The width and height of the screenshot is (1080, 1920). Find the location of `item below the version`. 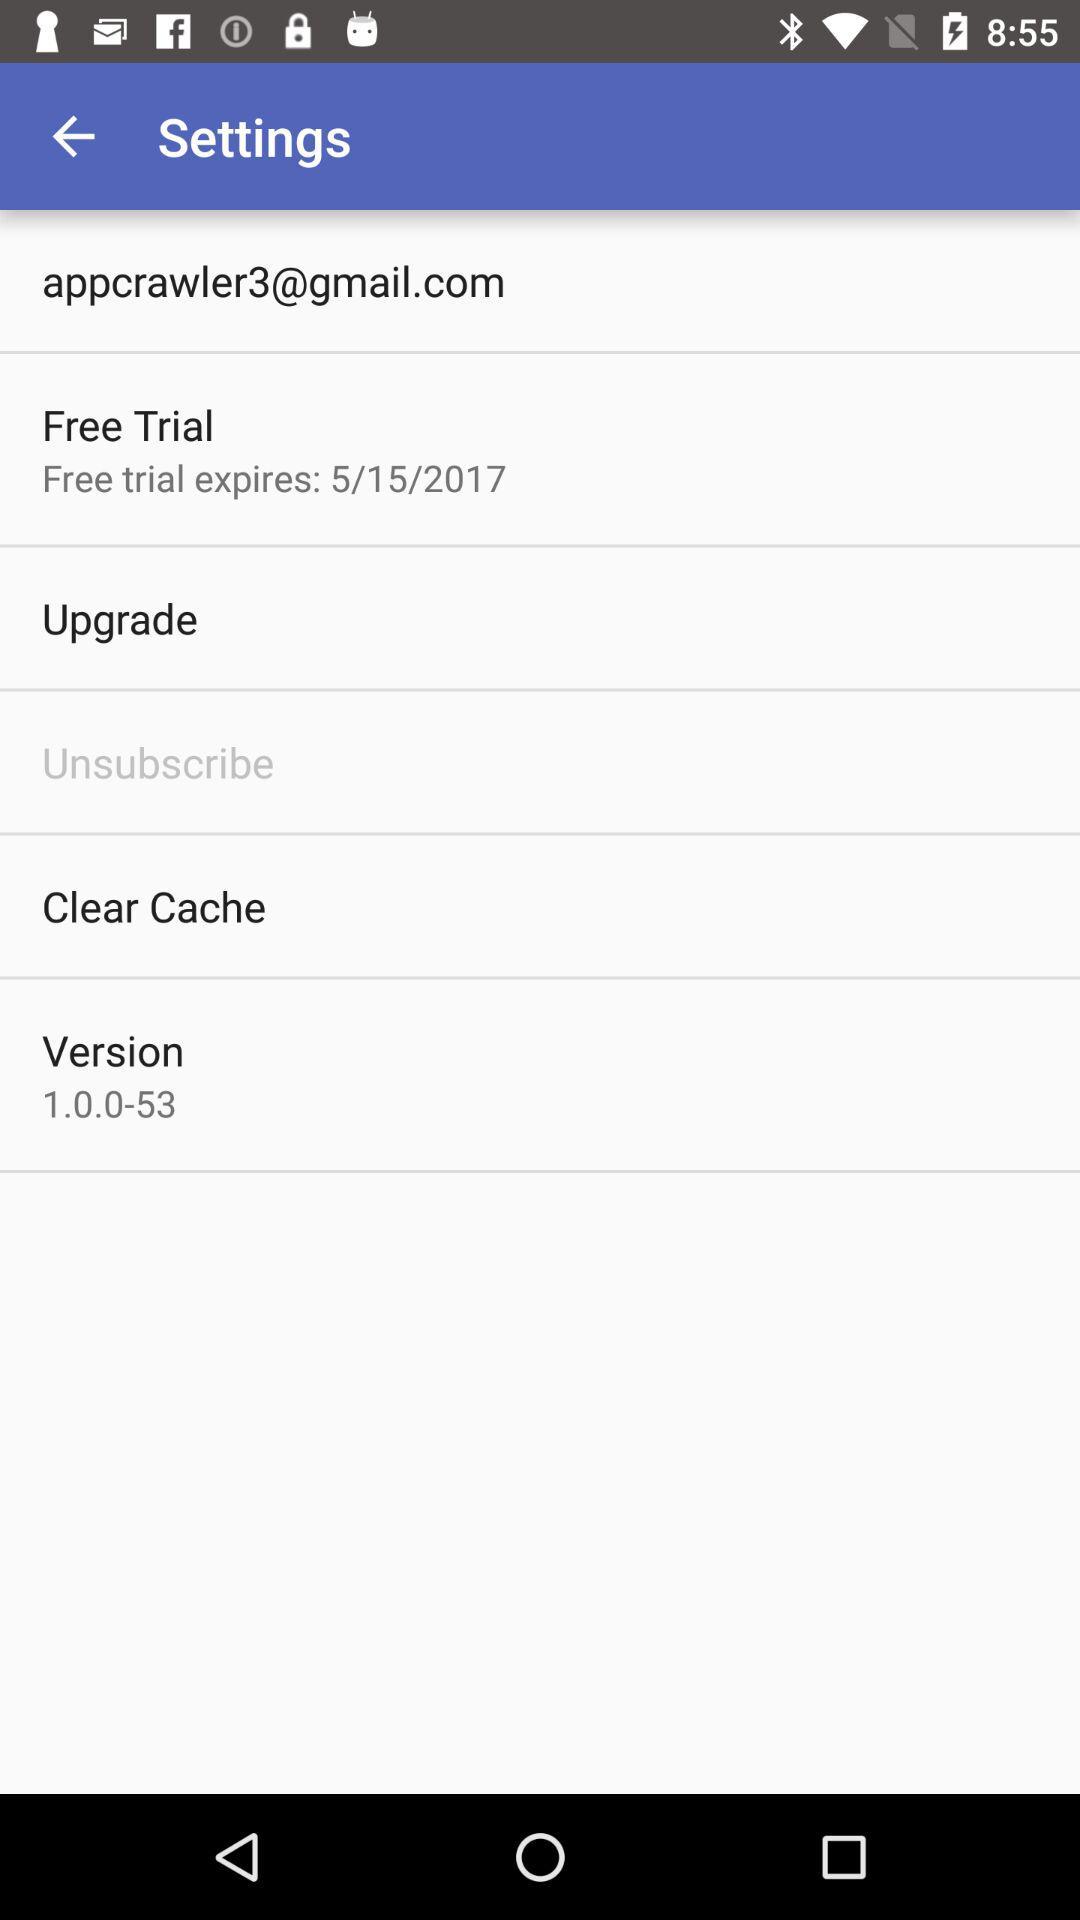

item below the version is located at coordinates (109, 1102).